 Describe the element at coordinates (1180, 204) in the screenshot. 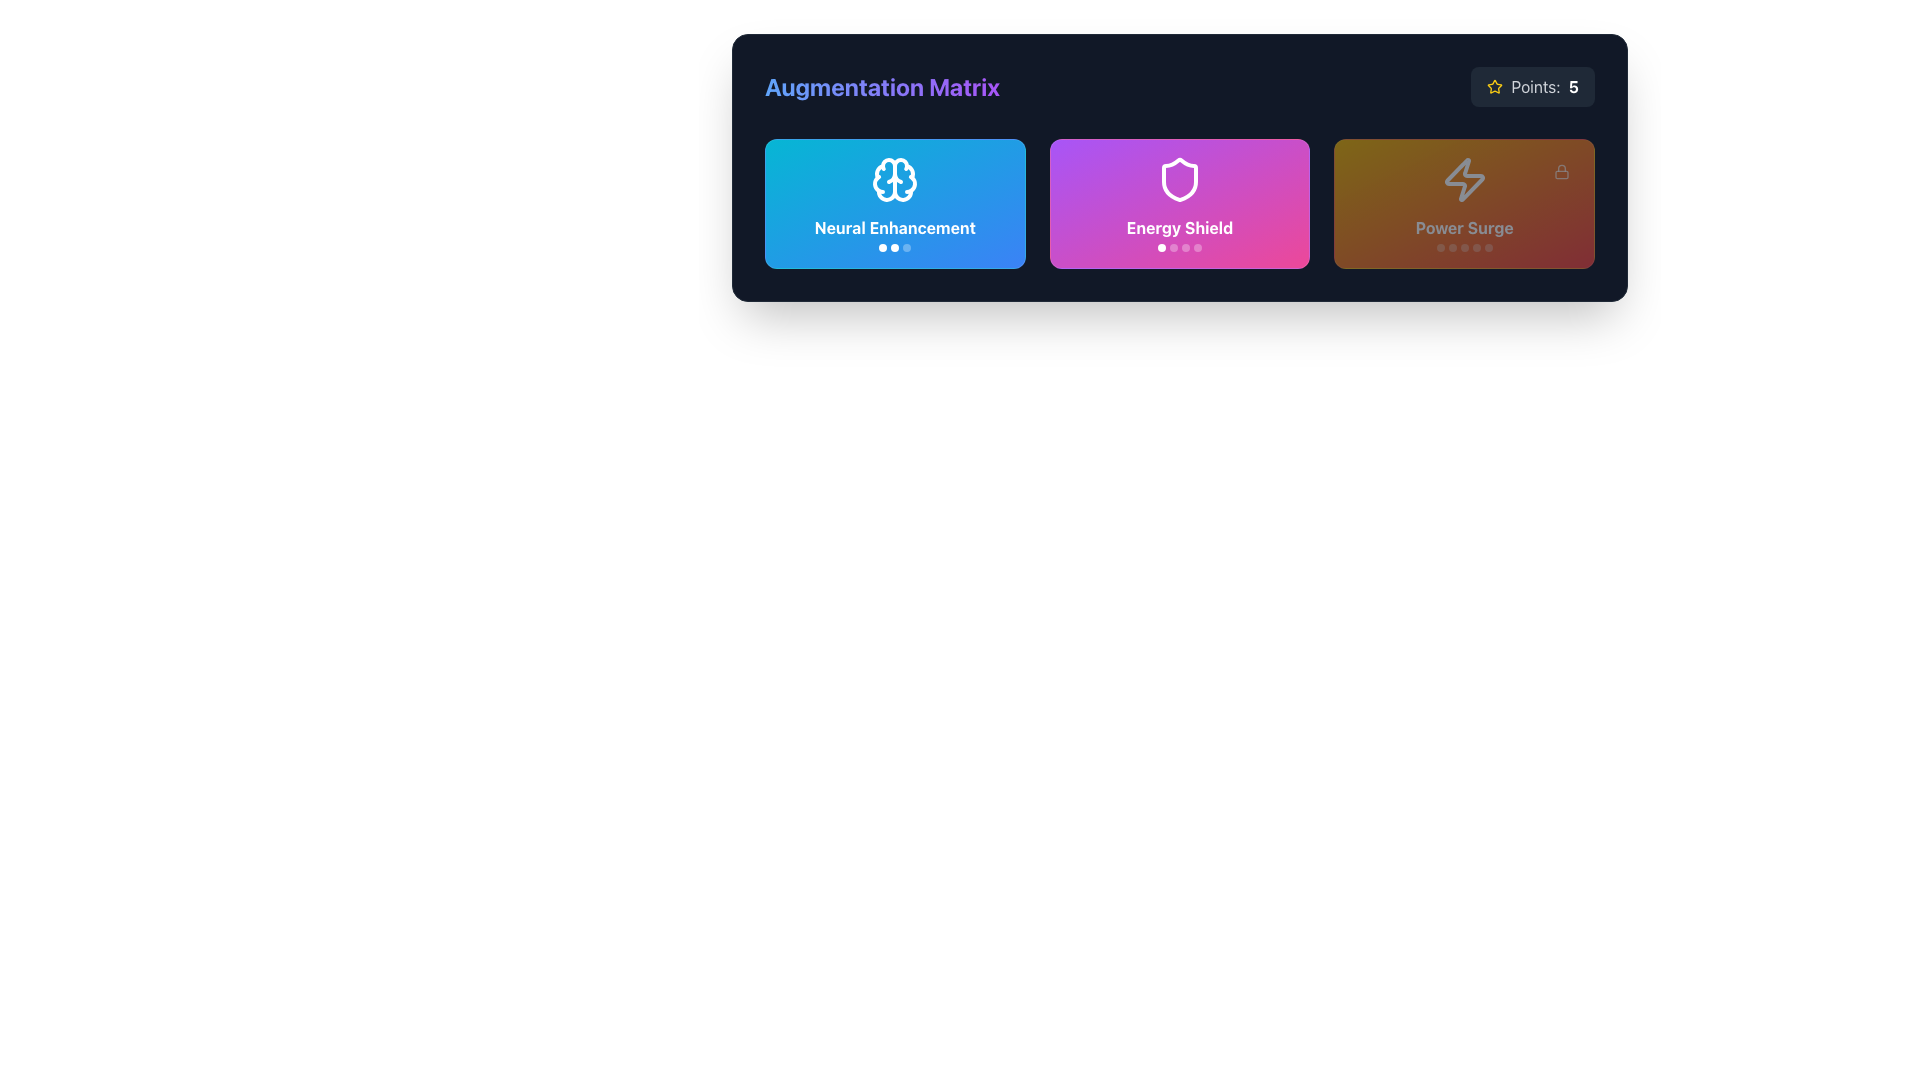

I see `'Energy Shield' label from the Card element displaying a white shield icon and bold text in a gradient background` at that location.